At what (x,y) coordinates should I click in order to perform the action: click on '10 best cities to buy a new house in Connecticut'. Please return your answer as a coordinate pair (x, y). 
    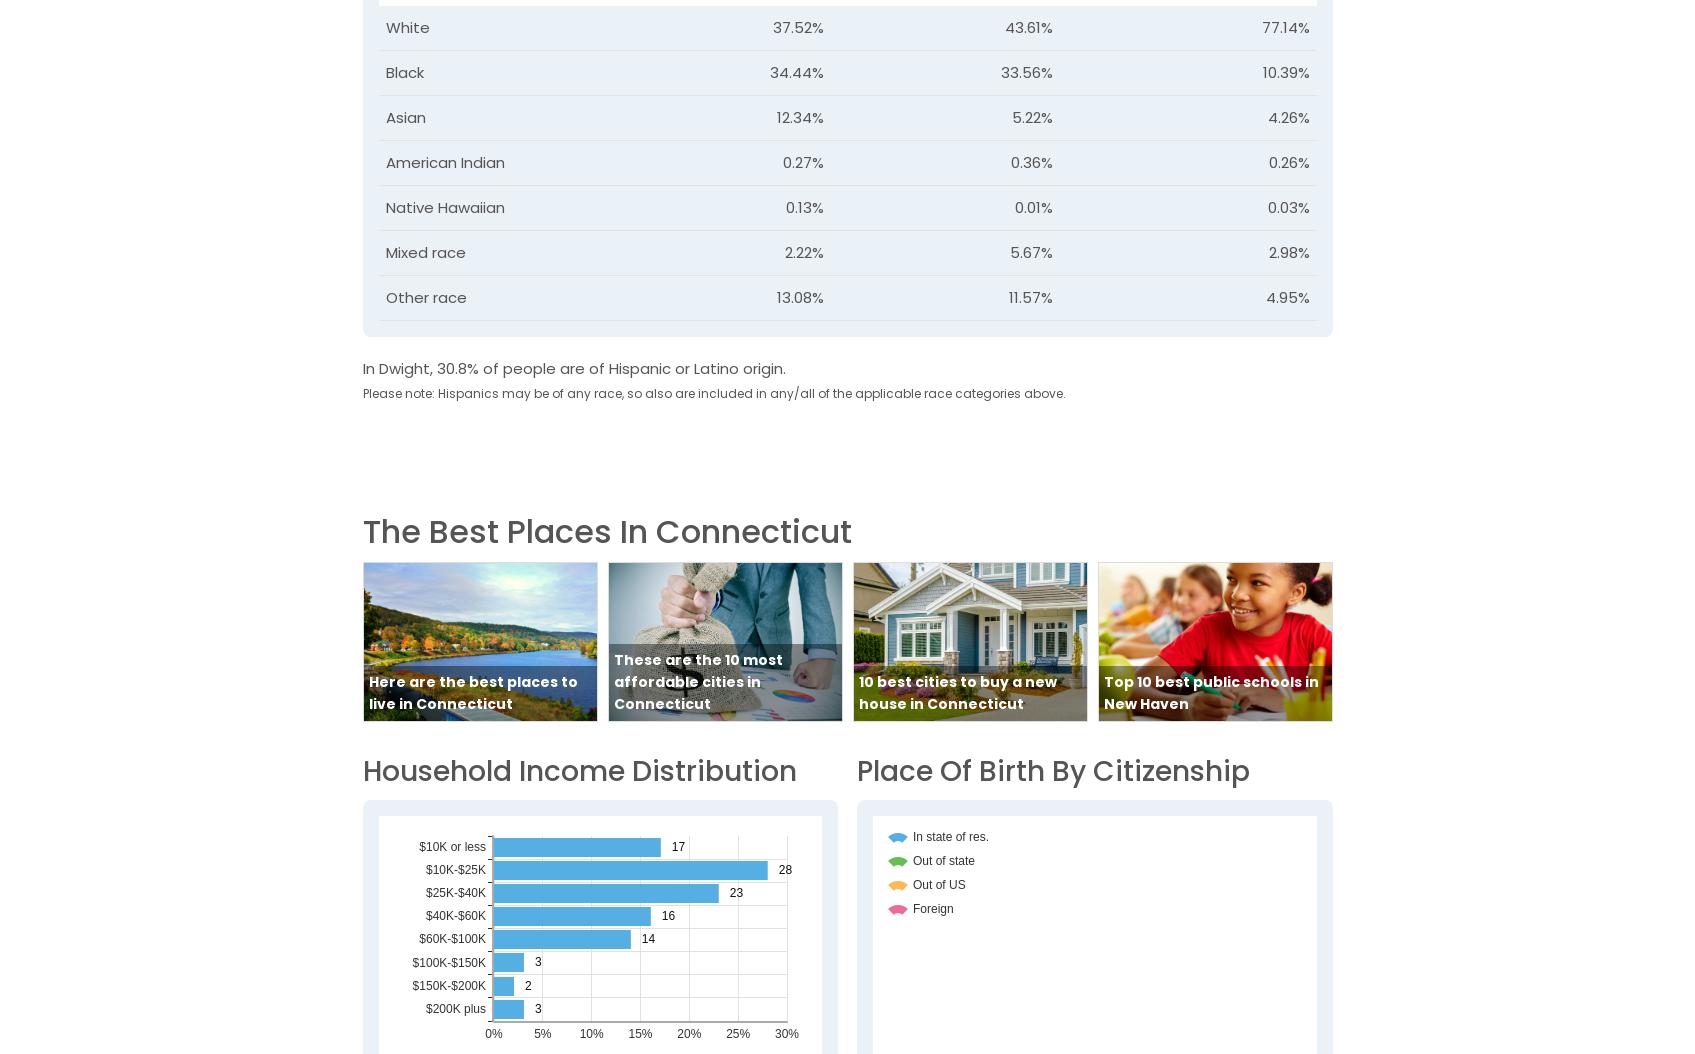
    Looking at the image, I should click on (956, 692).